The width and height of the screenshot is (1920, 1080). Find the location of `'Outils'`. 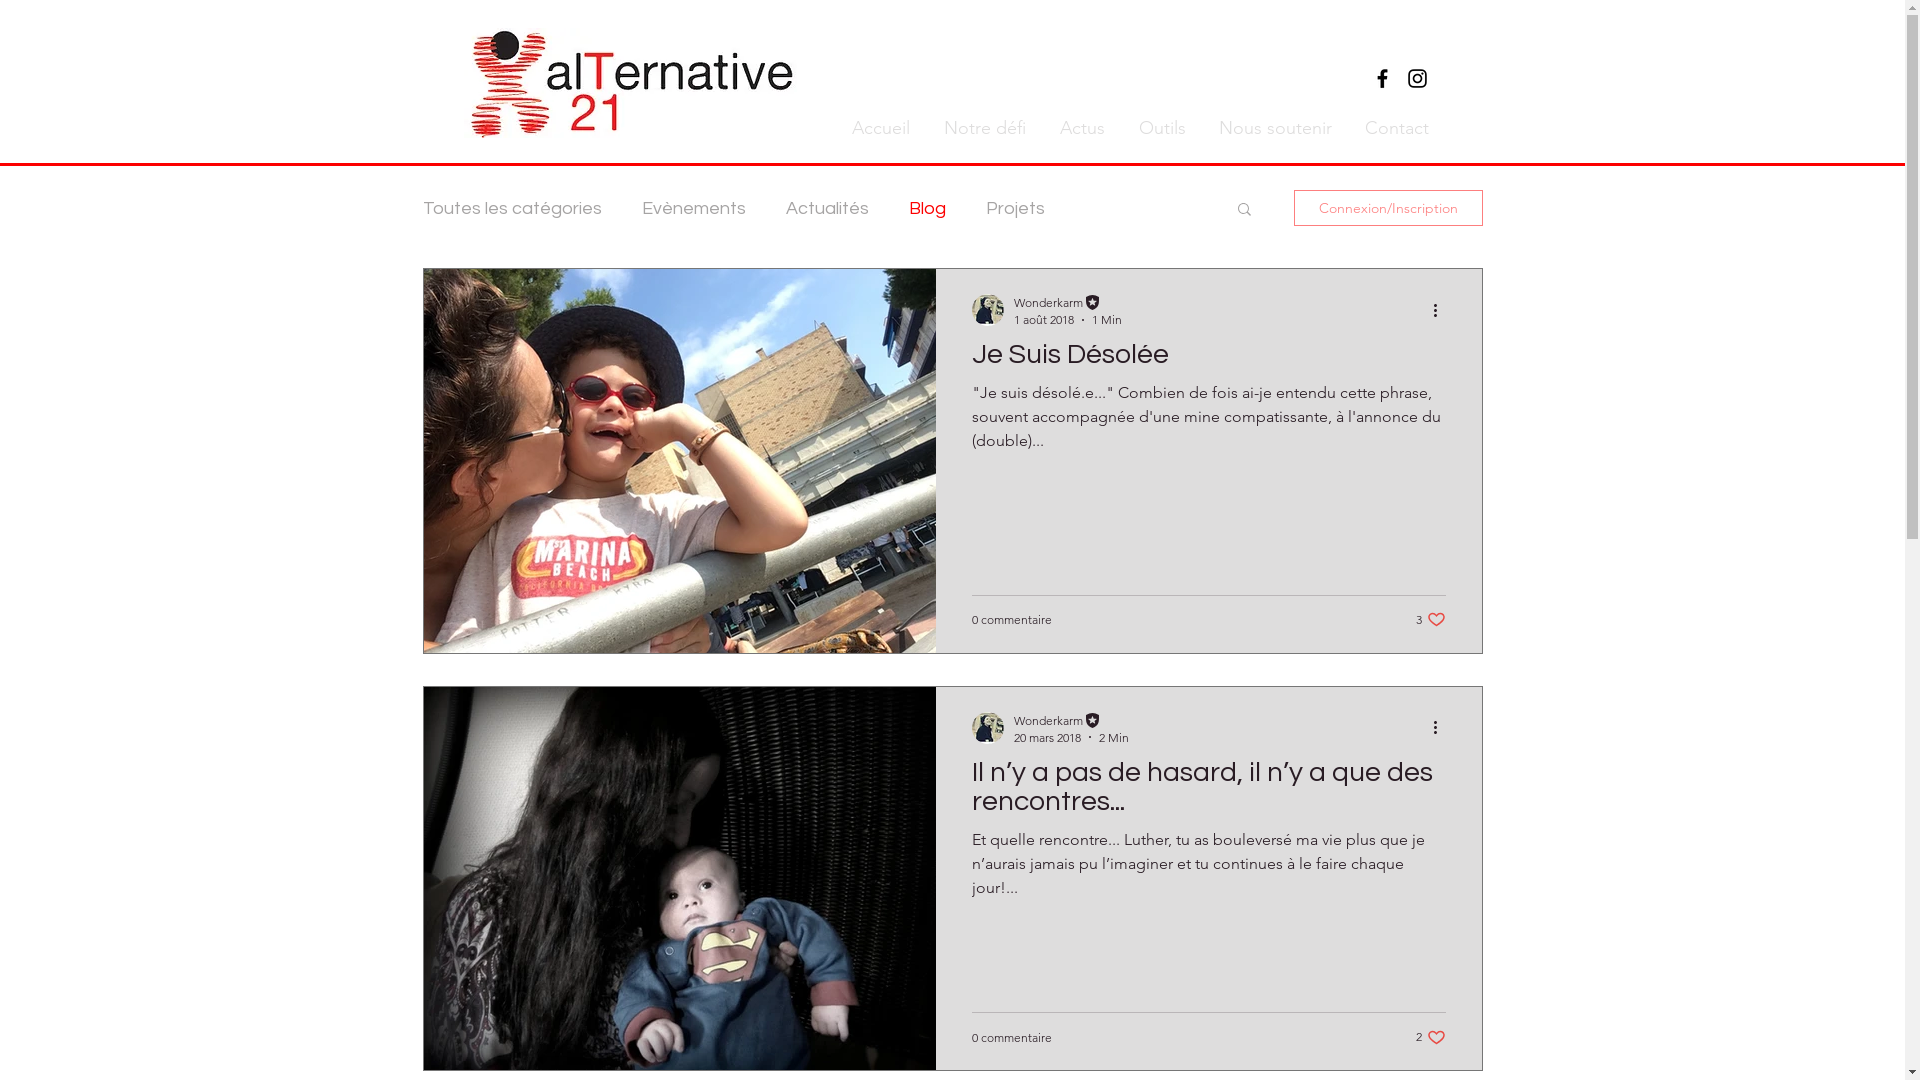

'Outils' is located at coordinates (1160, 127).